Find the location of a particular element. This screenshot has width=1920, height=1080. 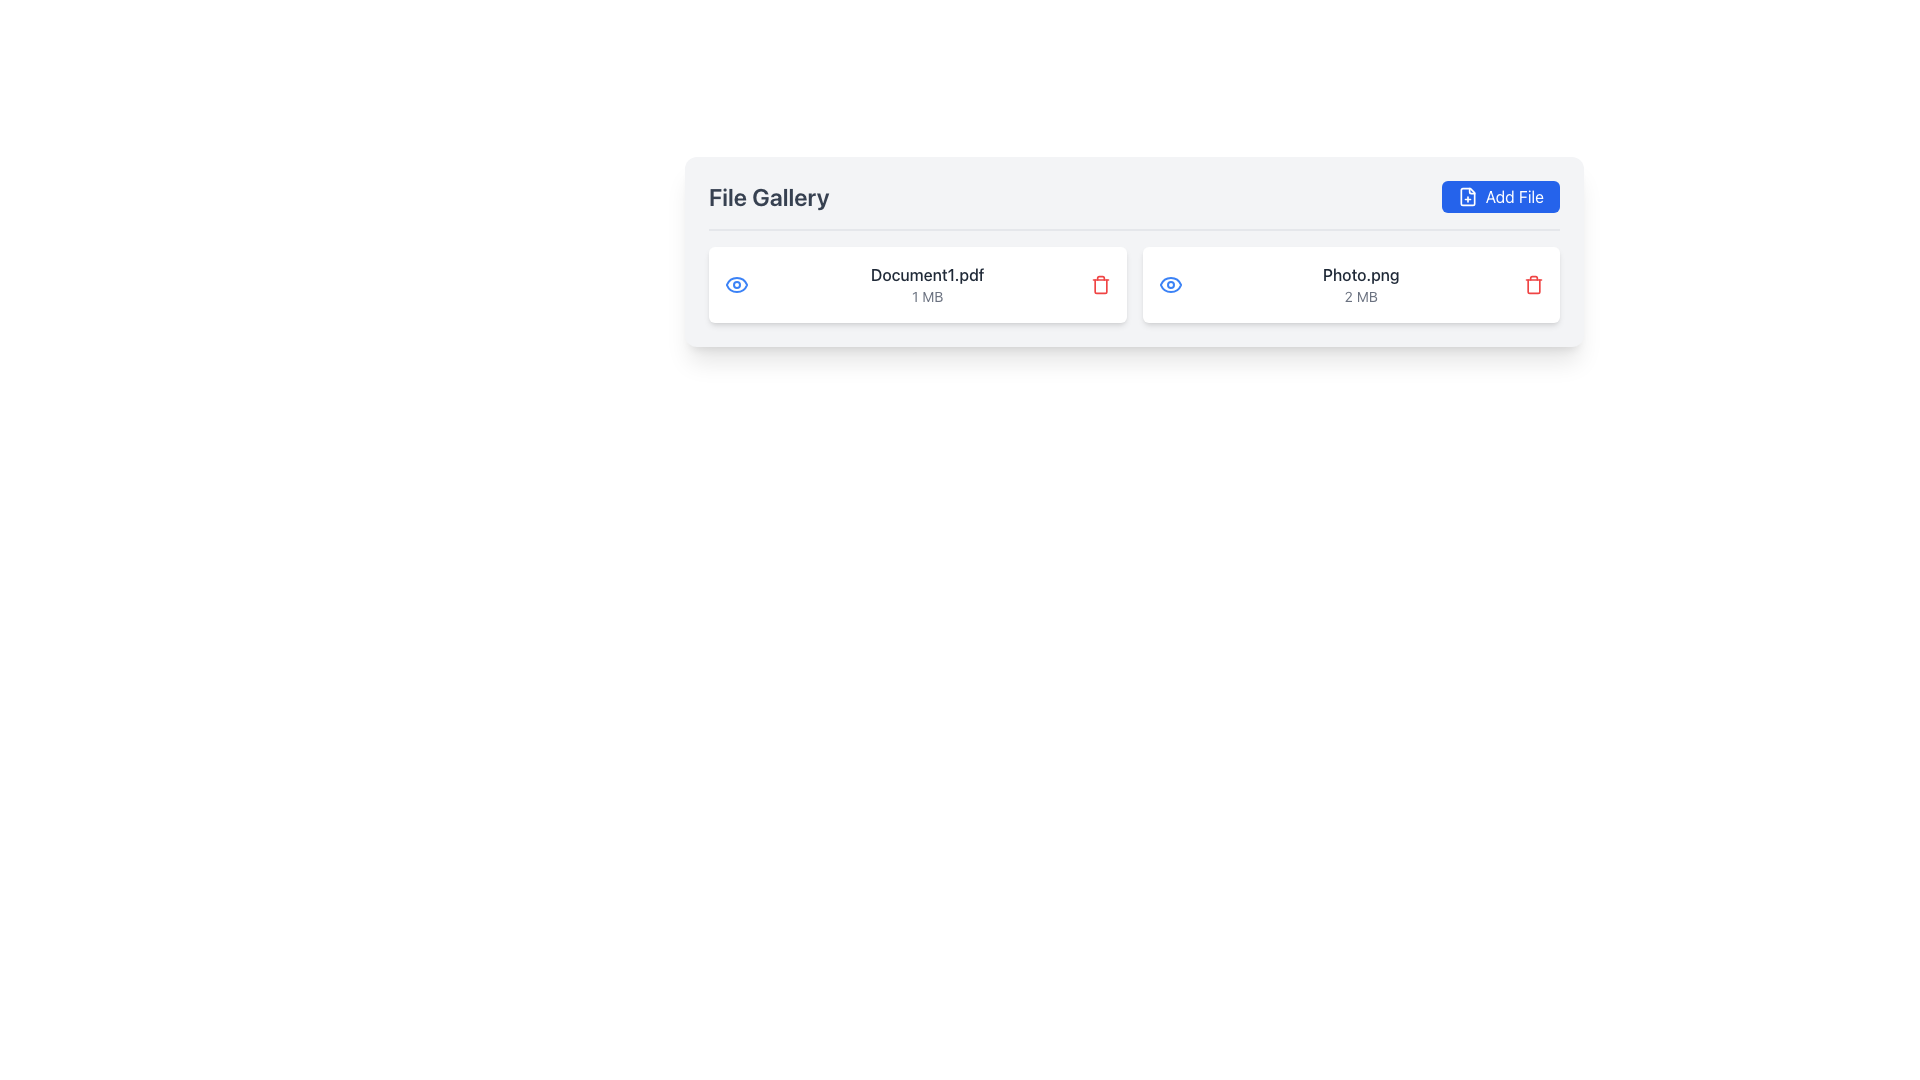

the folder-shaped icon located to the left of the 'Add File' button is located at coordinates (1467, 196).